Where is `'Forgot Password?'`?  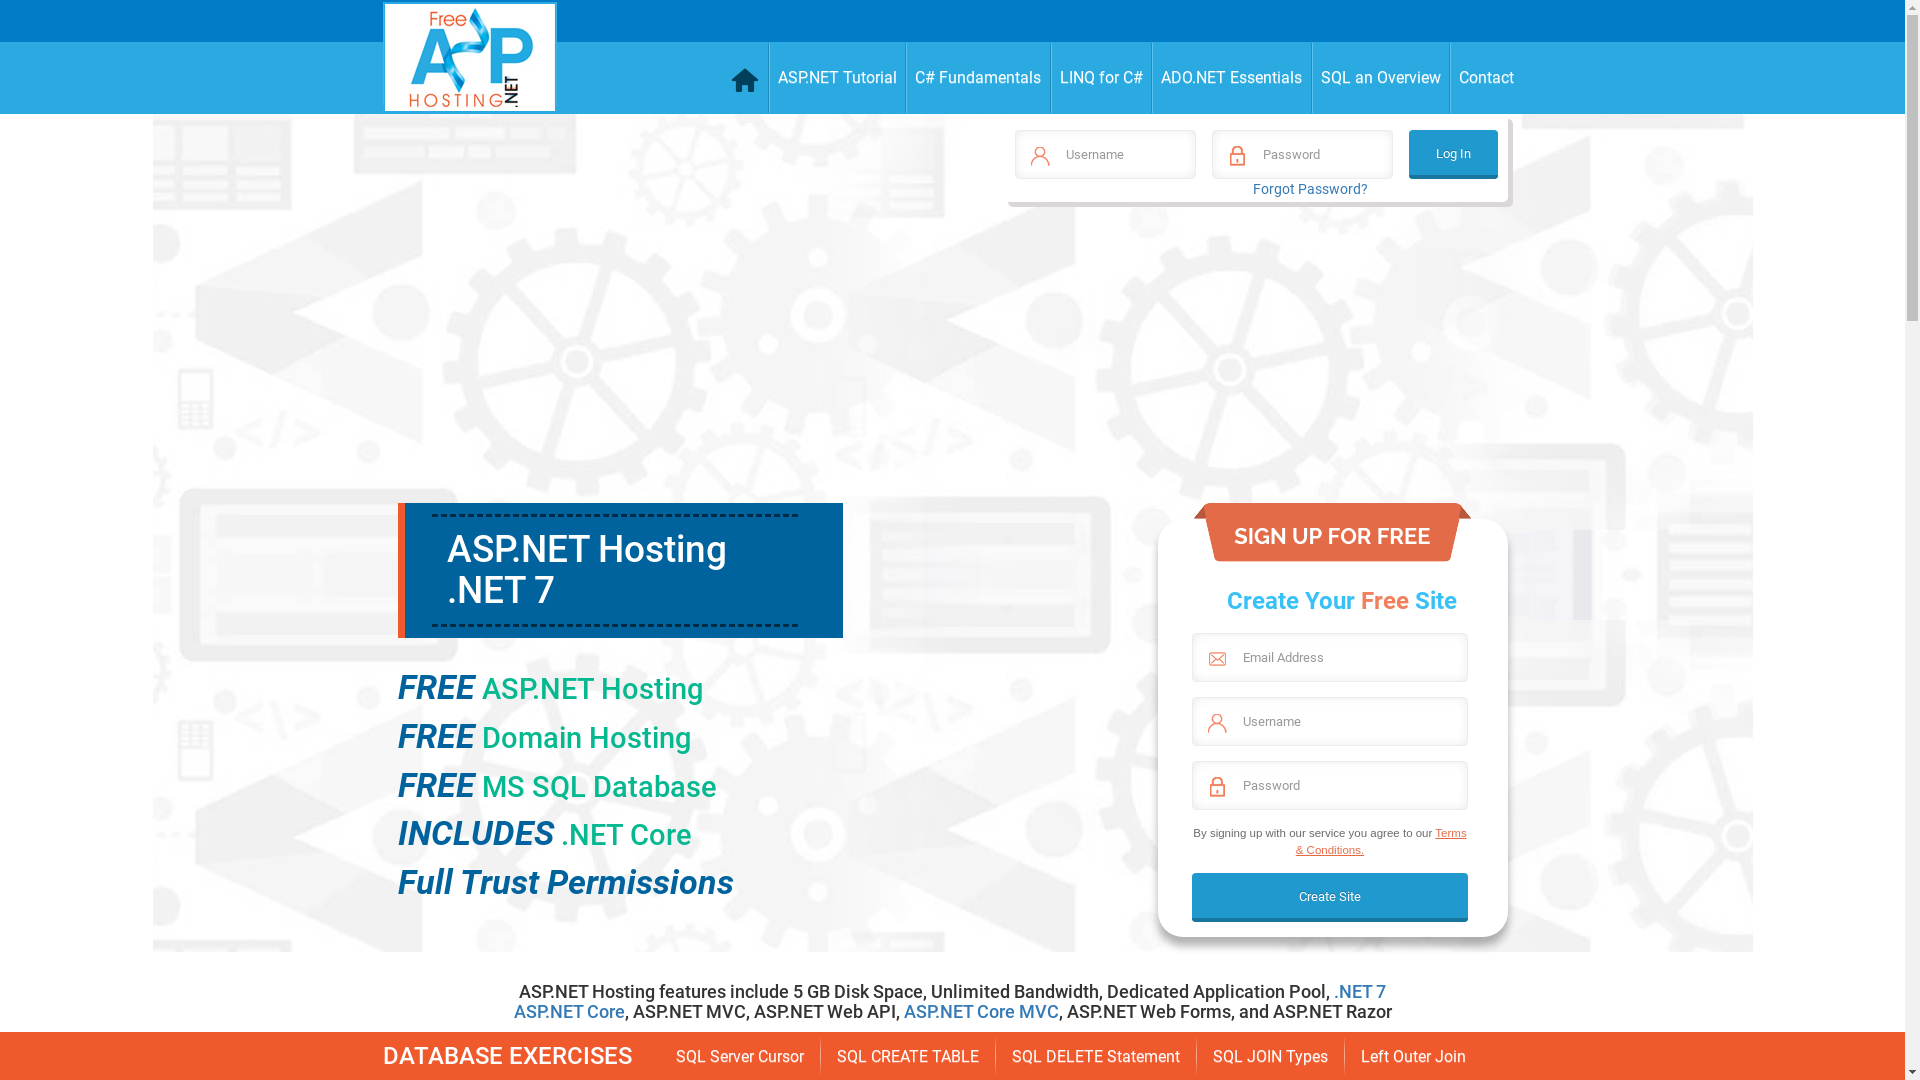
'Forgot Password?' is located at coordinates (1251, 189).